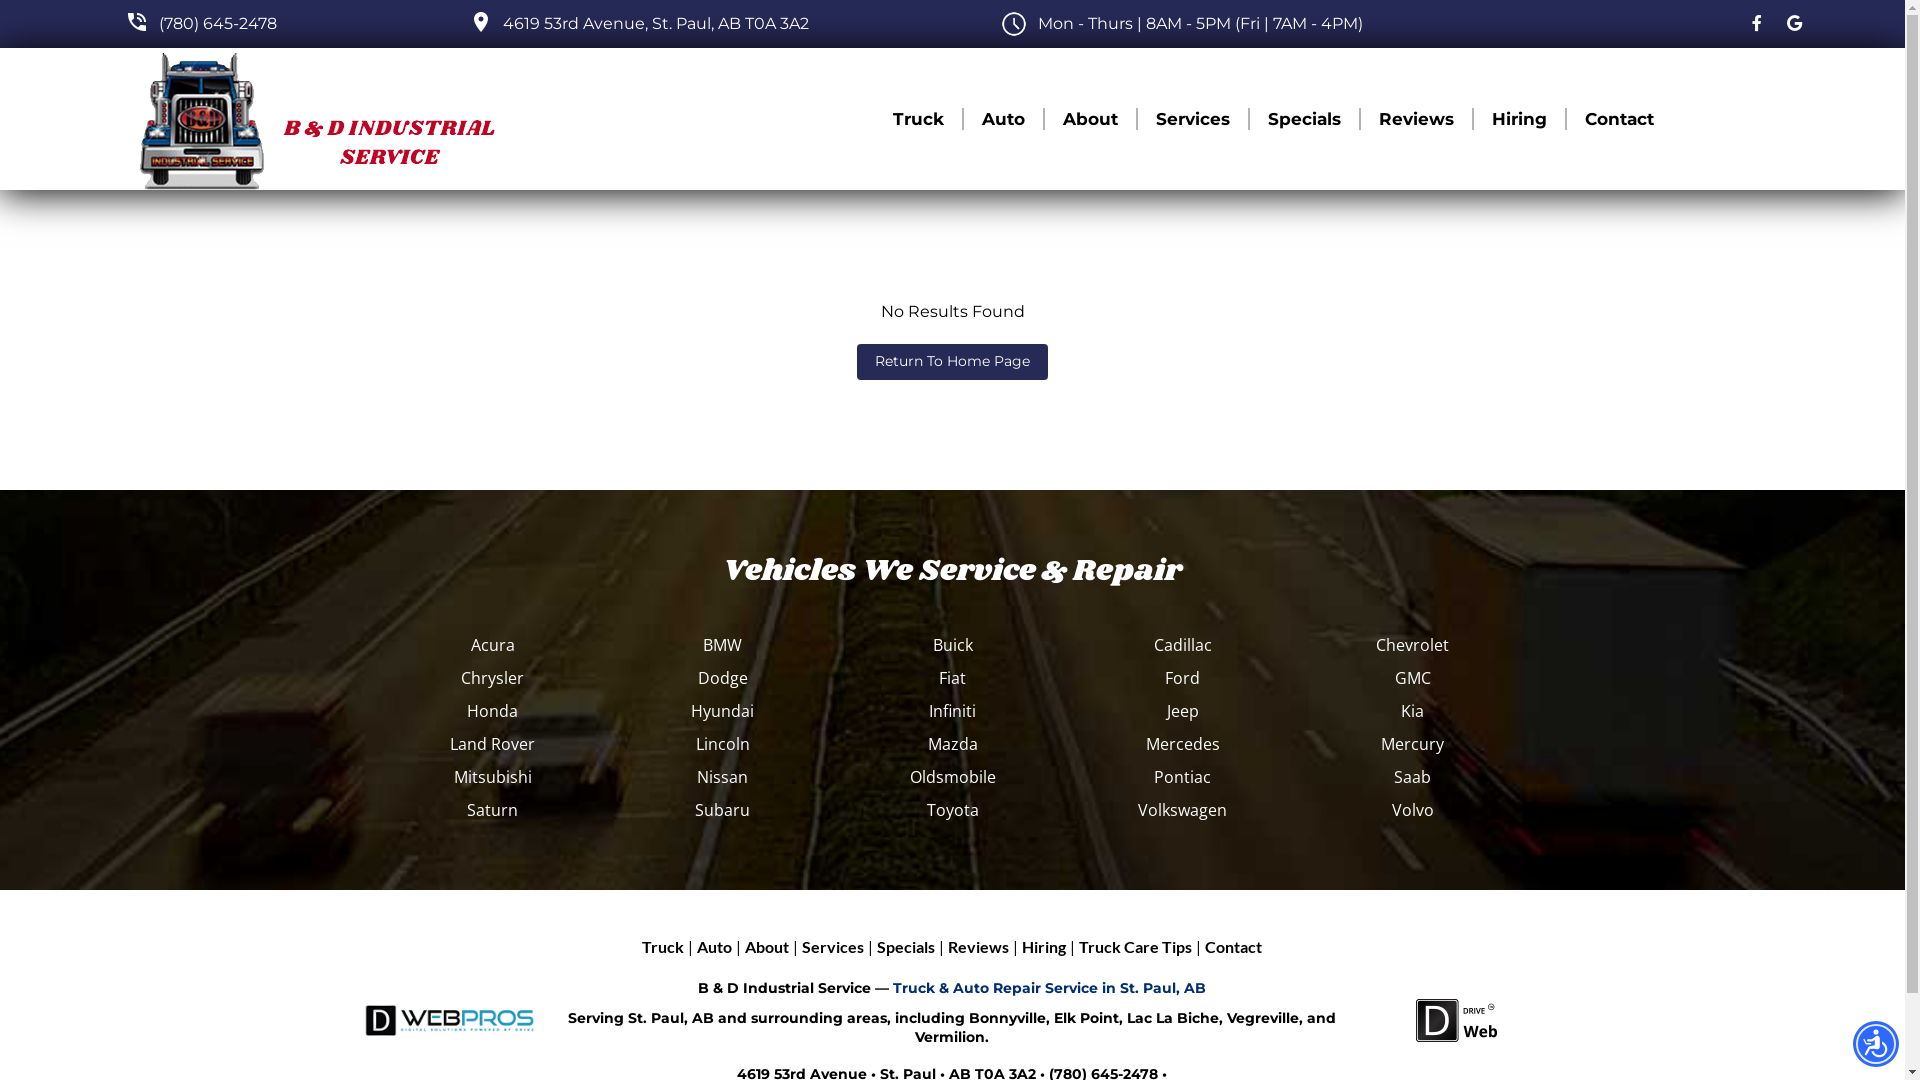 The image size is (1920, 1080). What do you see at coordinates (1182, 810) in the screenshot?
I see `'Volkswagen'` at bounding box center [1182, 810].